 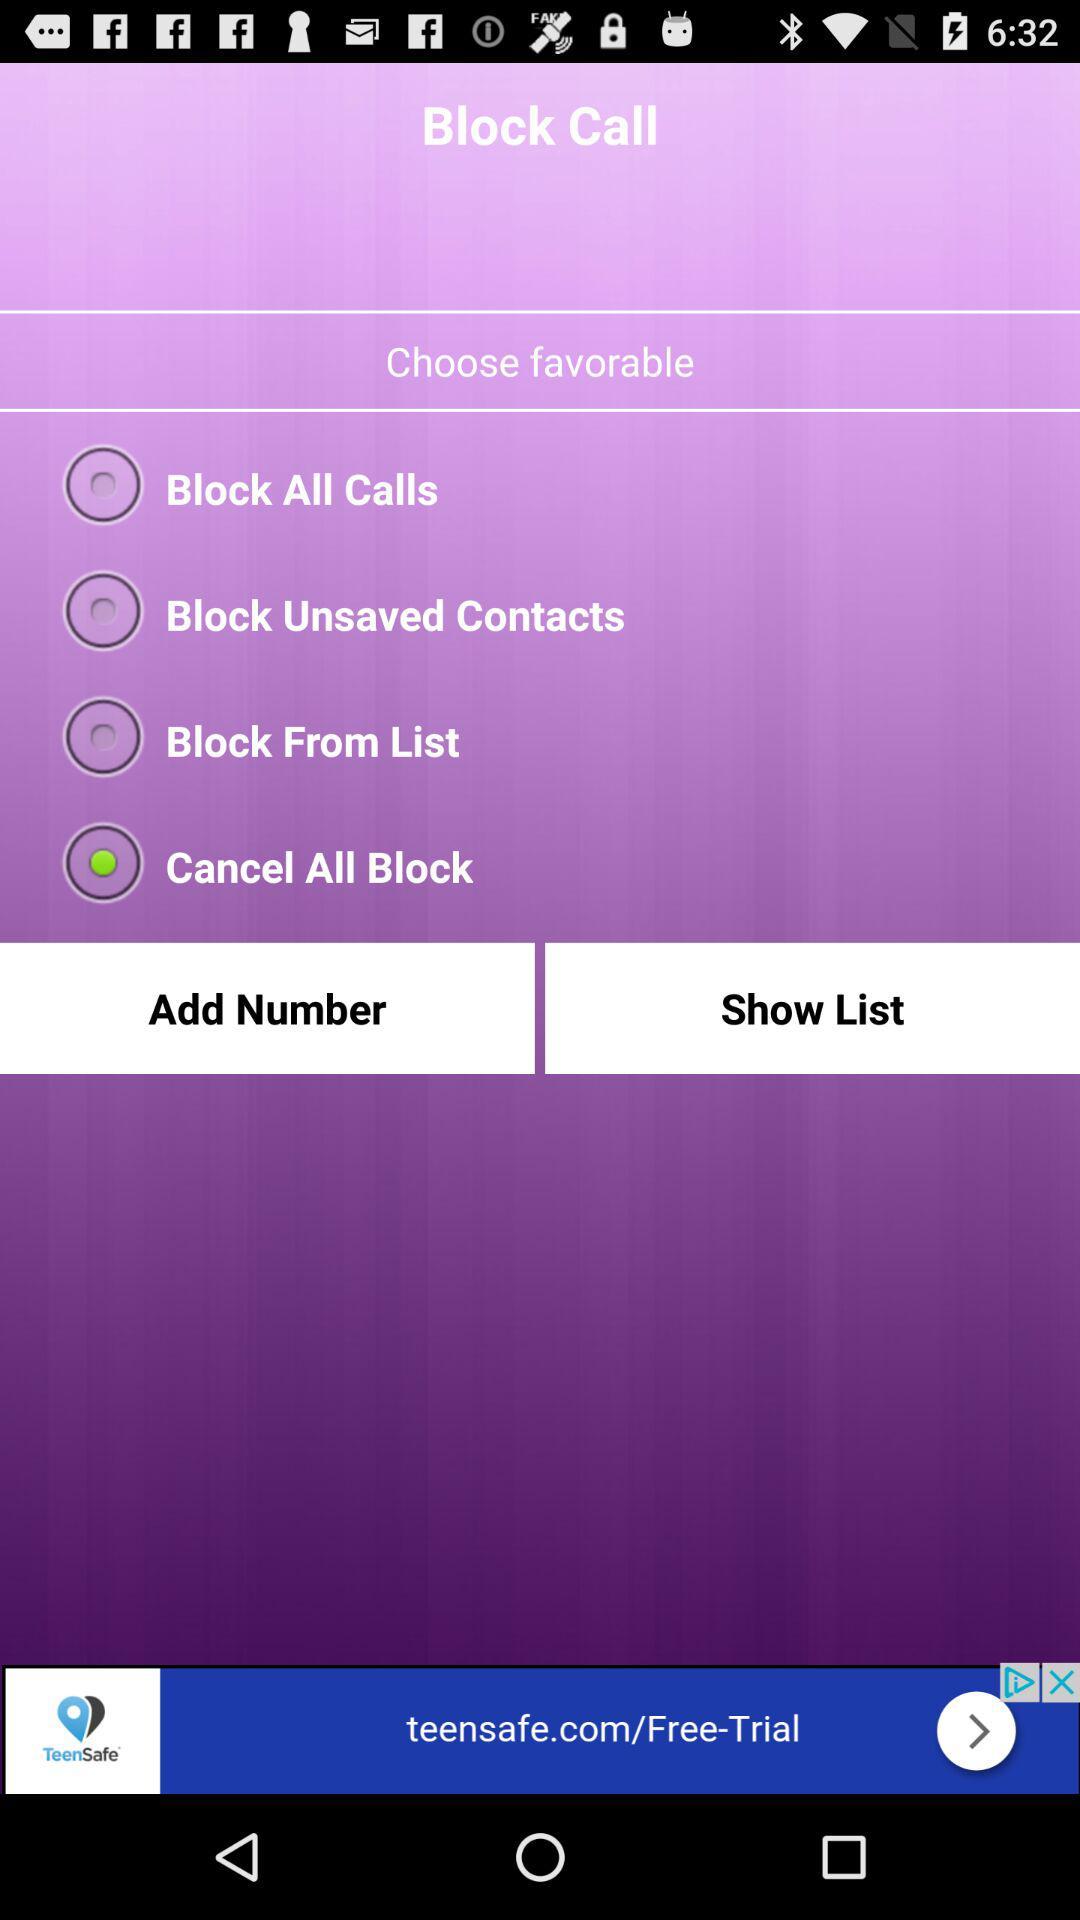 I want to click on the advertisement page, so click(x=540, y=1727).